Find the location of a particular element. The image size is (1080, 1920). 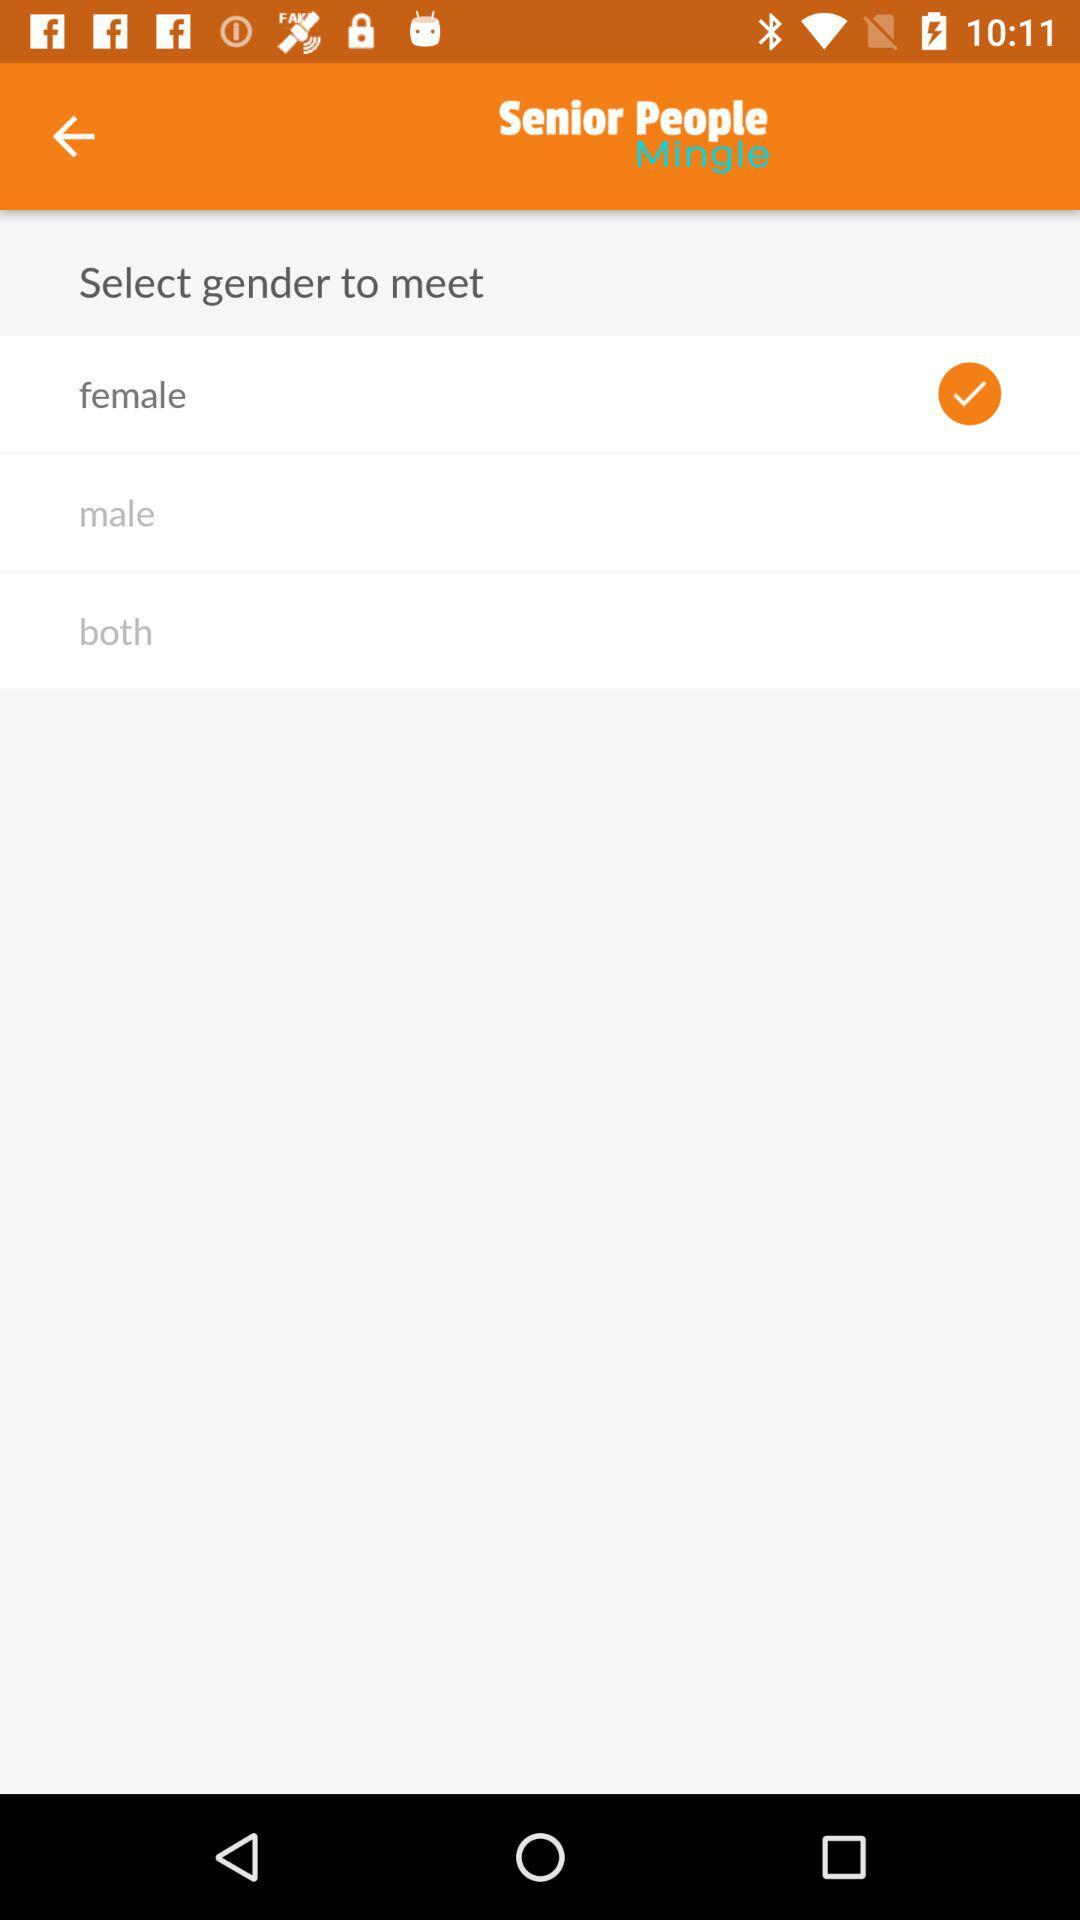

item above both icon is located at coordinates (116, 511).